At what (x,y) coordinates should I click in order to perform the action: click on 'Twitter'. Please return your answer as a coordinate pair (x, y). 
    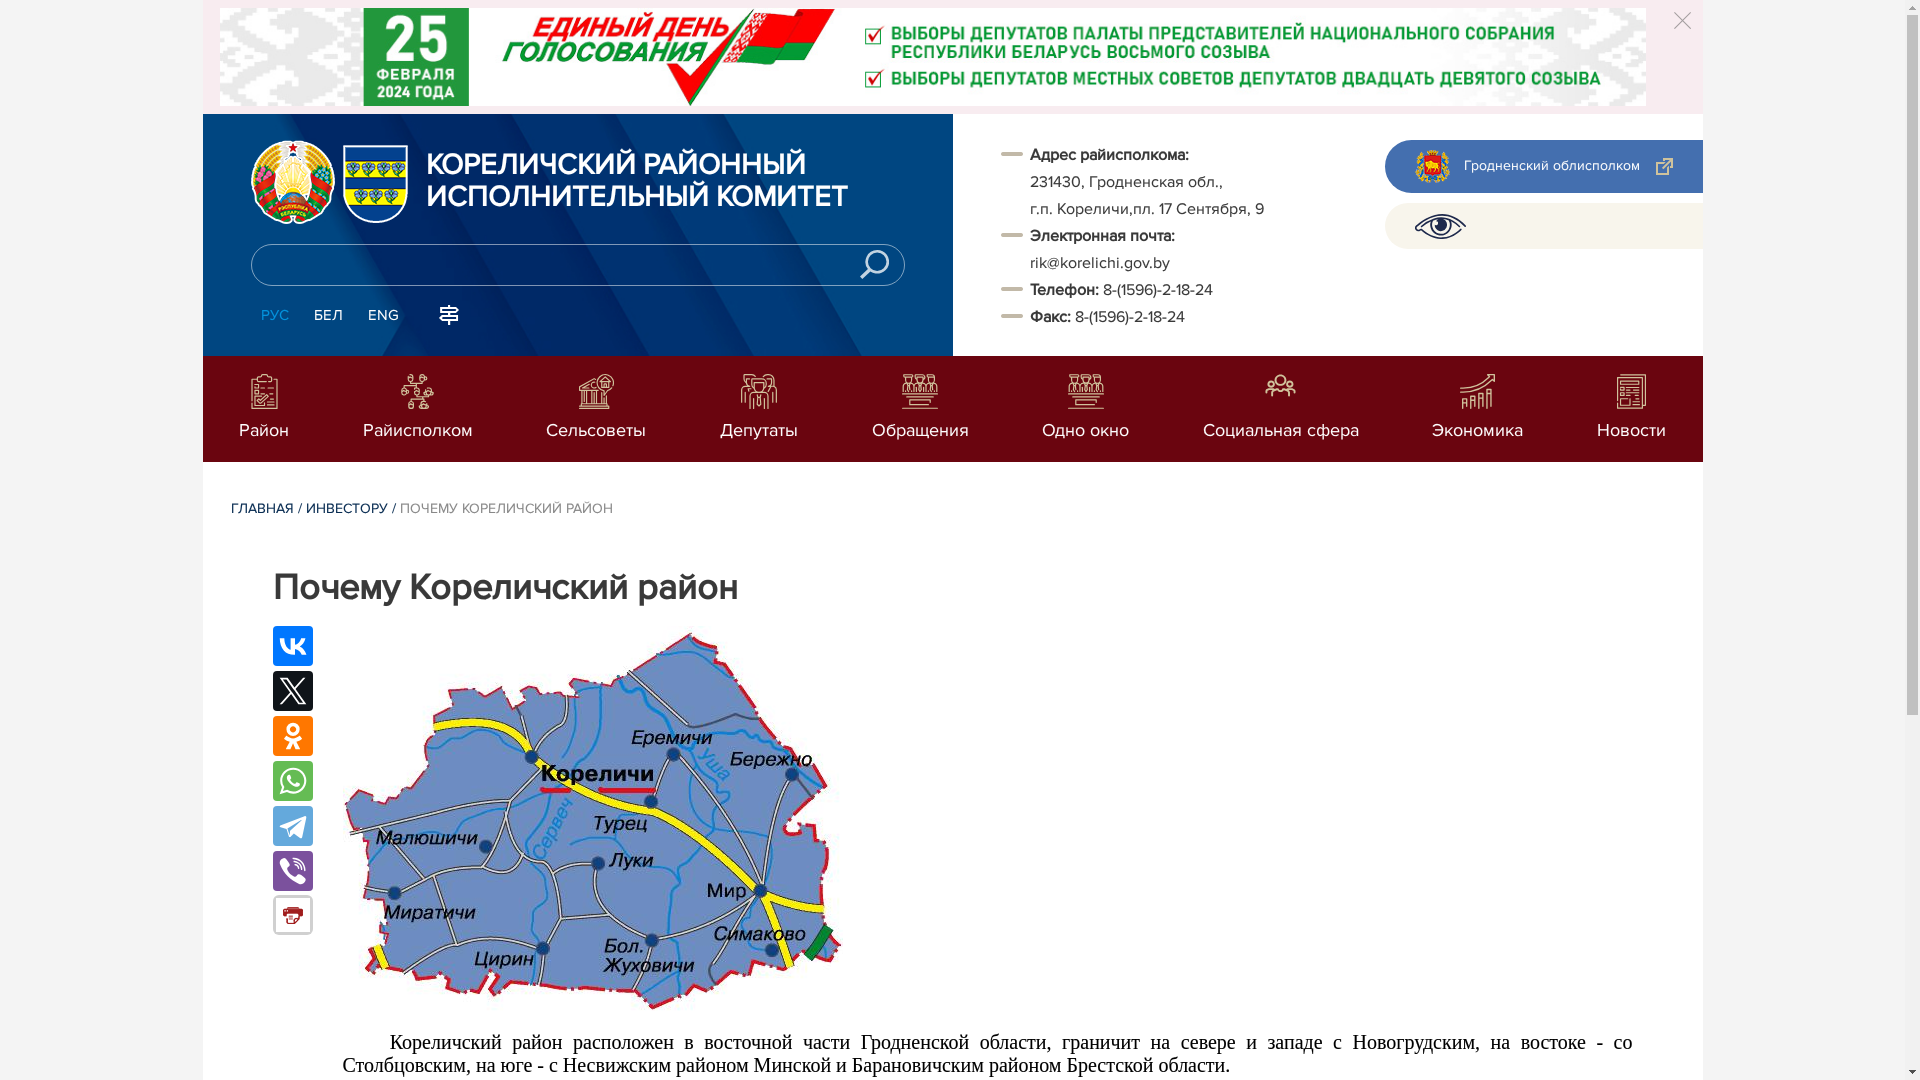
    Looking at the image, I should click on (291, 689).